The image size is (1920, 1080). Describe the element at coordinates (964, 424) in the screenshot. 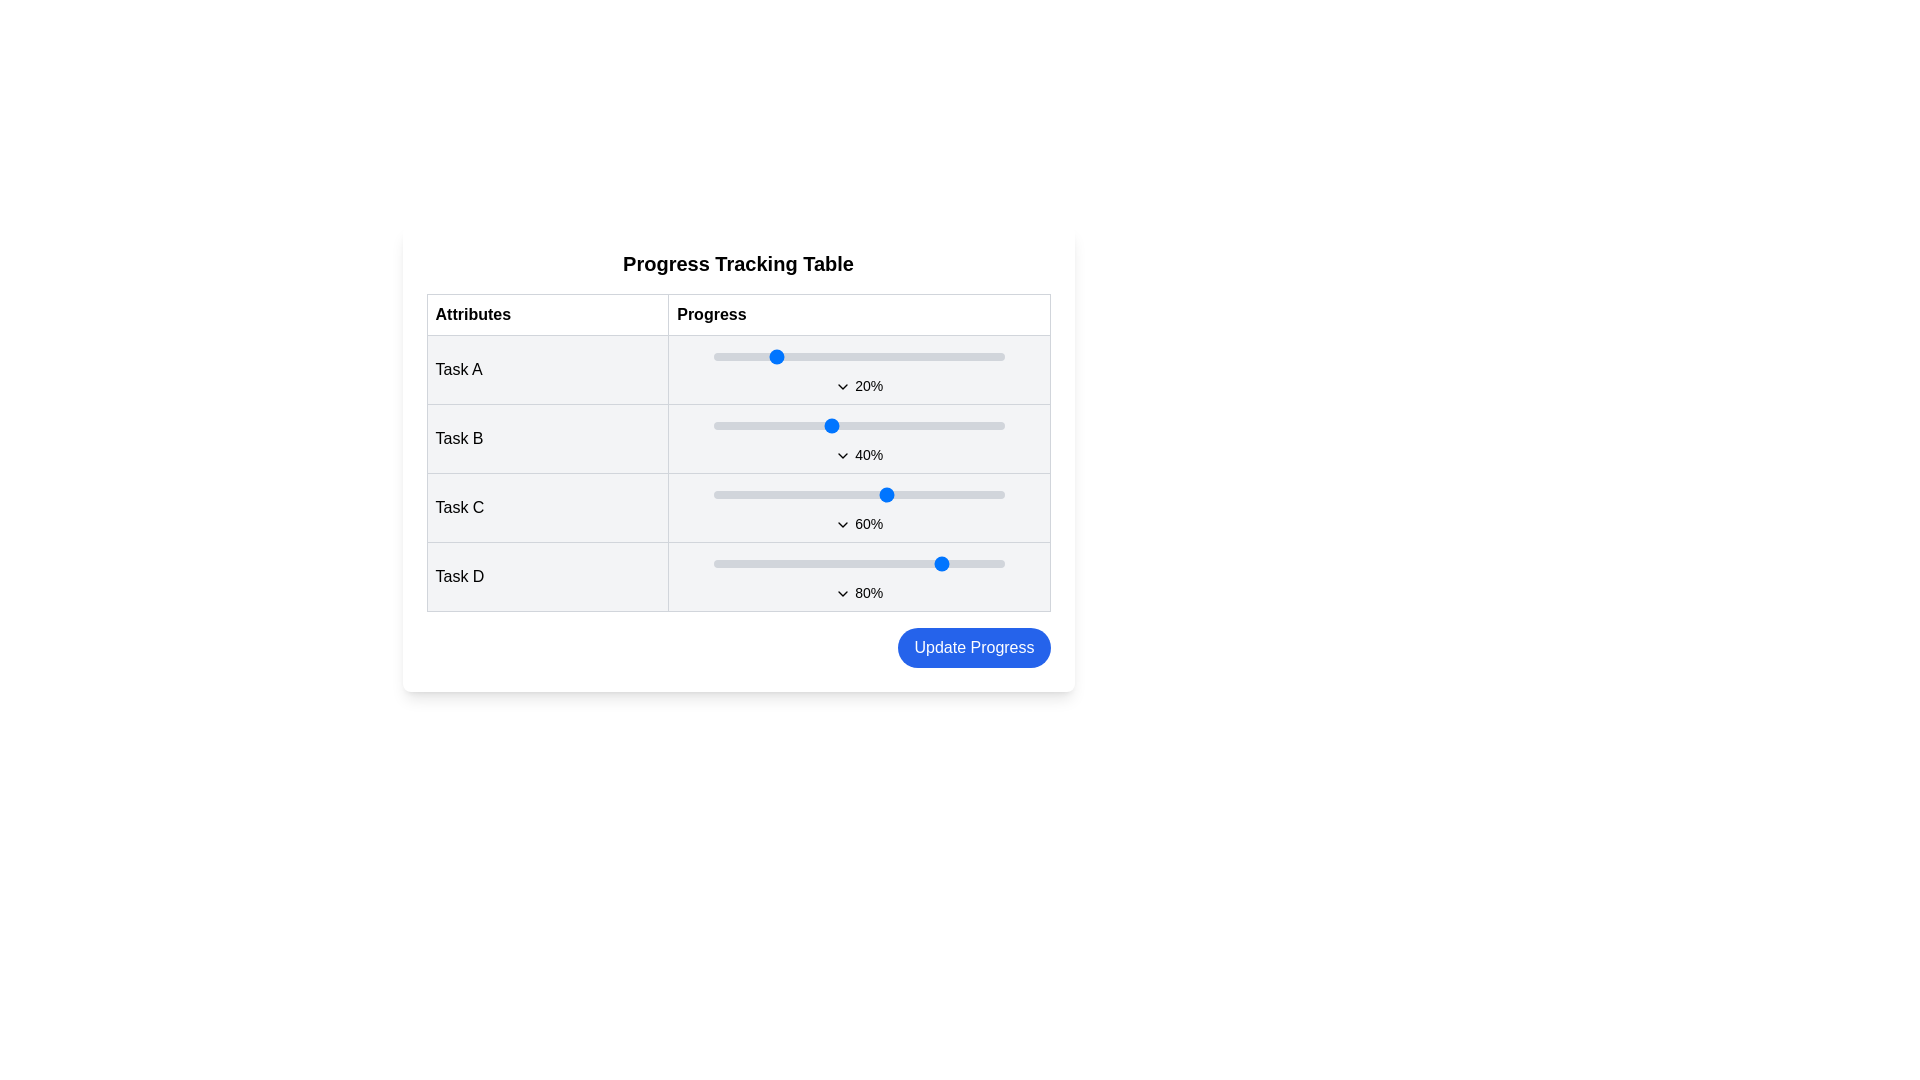

I see `the progress of Task B` at that location.